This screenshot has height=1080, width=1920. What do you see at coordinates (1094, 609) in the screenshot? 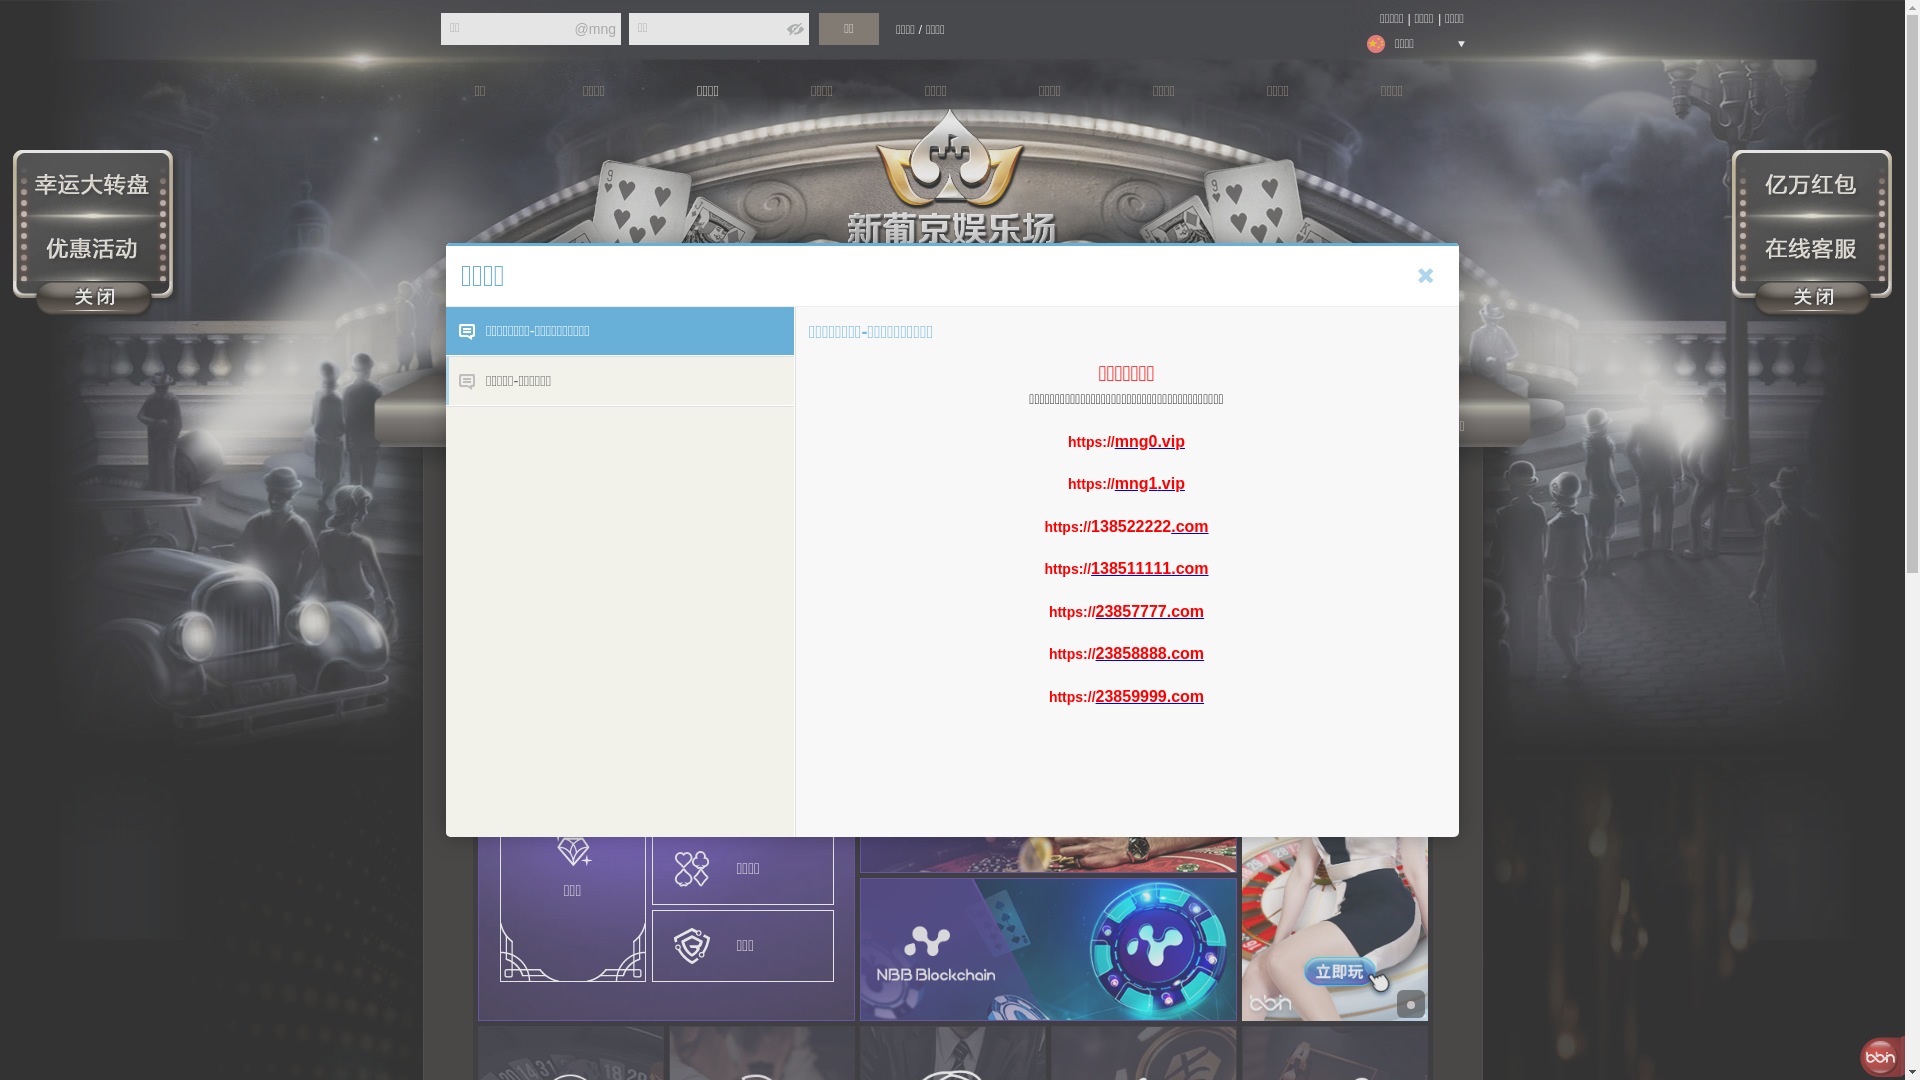
I see `'23857777.com'` at bounding box center [1094, 609].